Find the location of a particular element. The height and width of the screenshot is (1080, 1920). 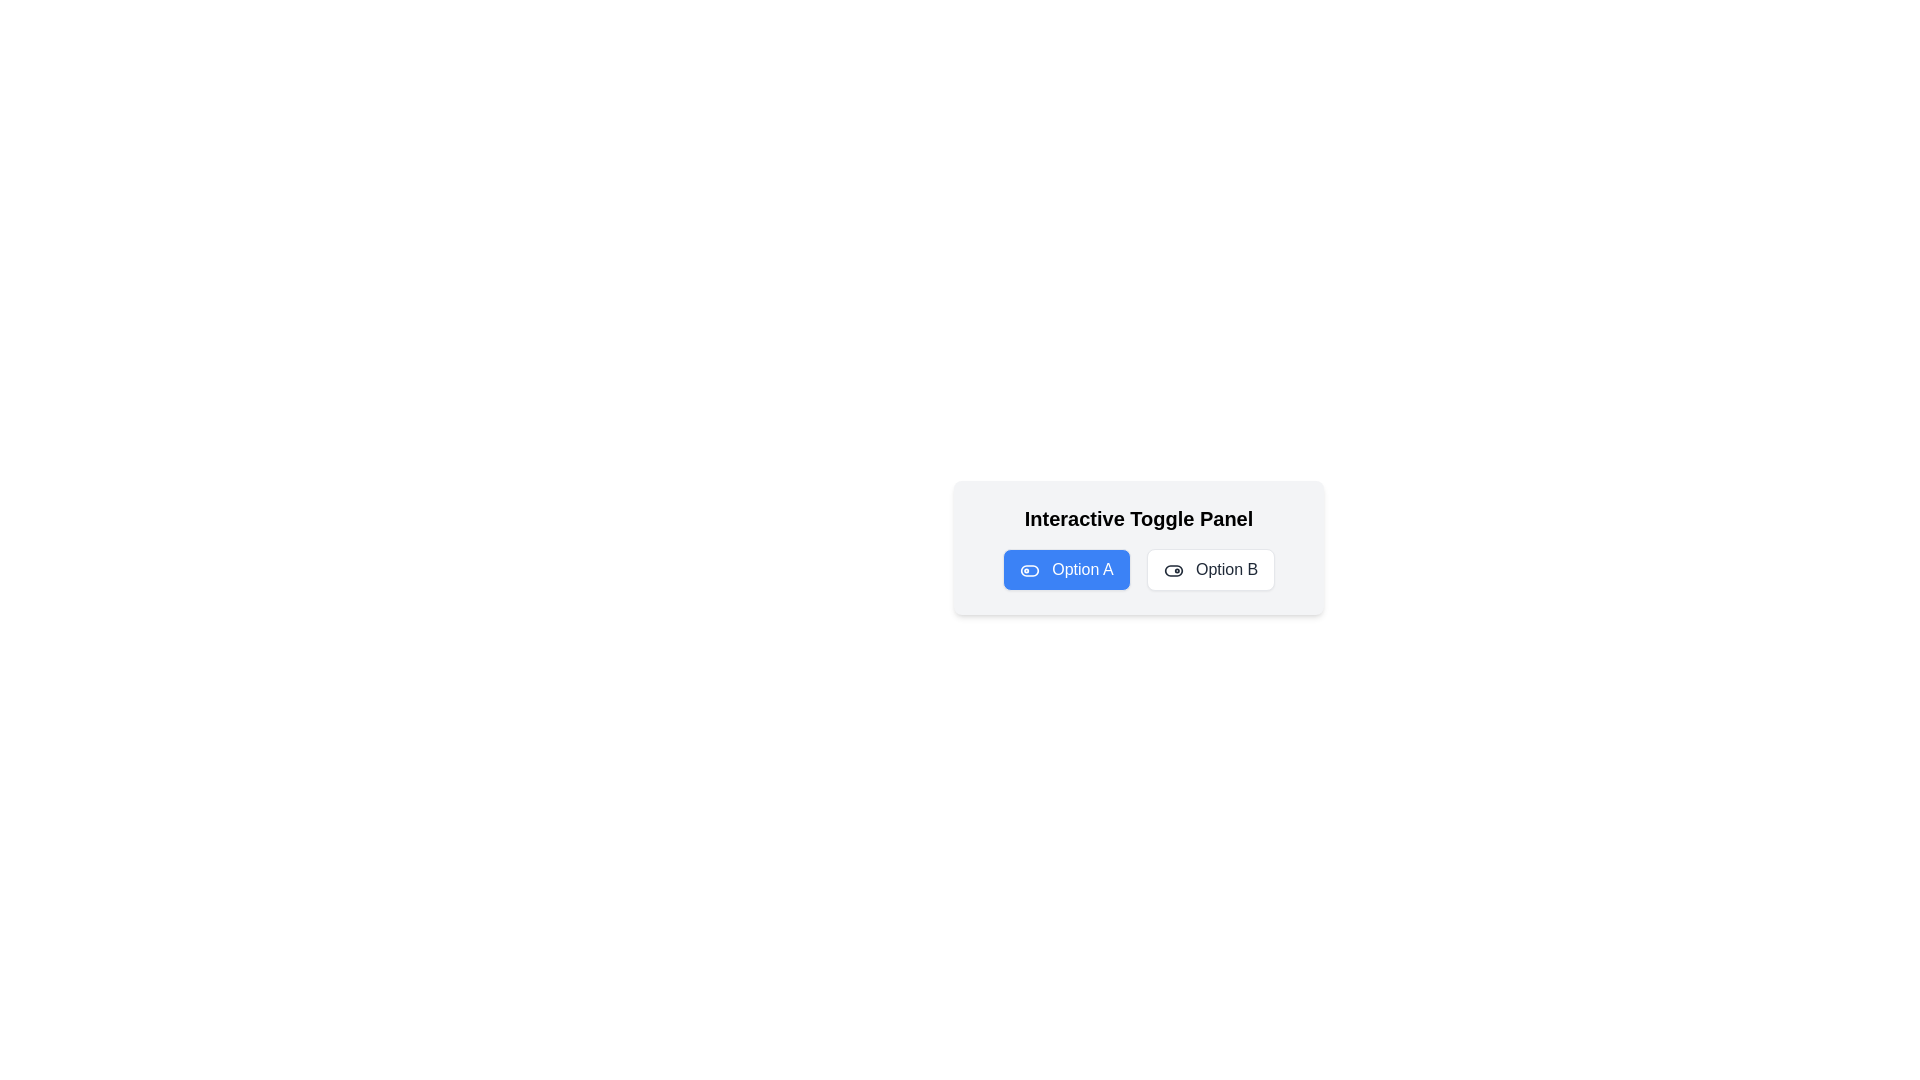

the Rounded Rectangle element located on the left side of the toggle icon, which has a light-colored border and a white background is located at coordinates (1029, 570).